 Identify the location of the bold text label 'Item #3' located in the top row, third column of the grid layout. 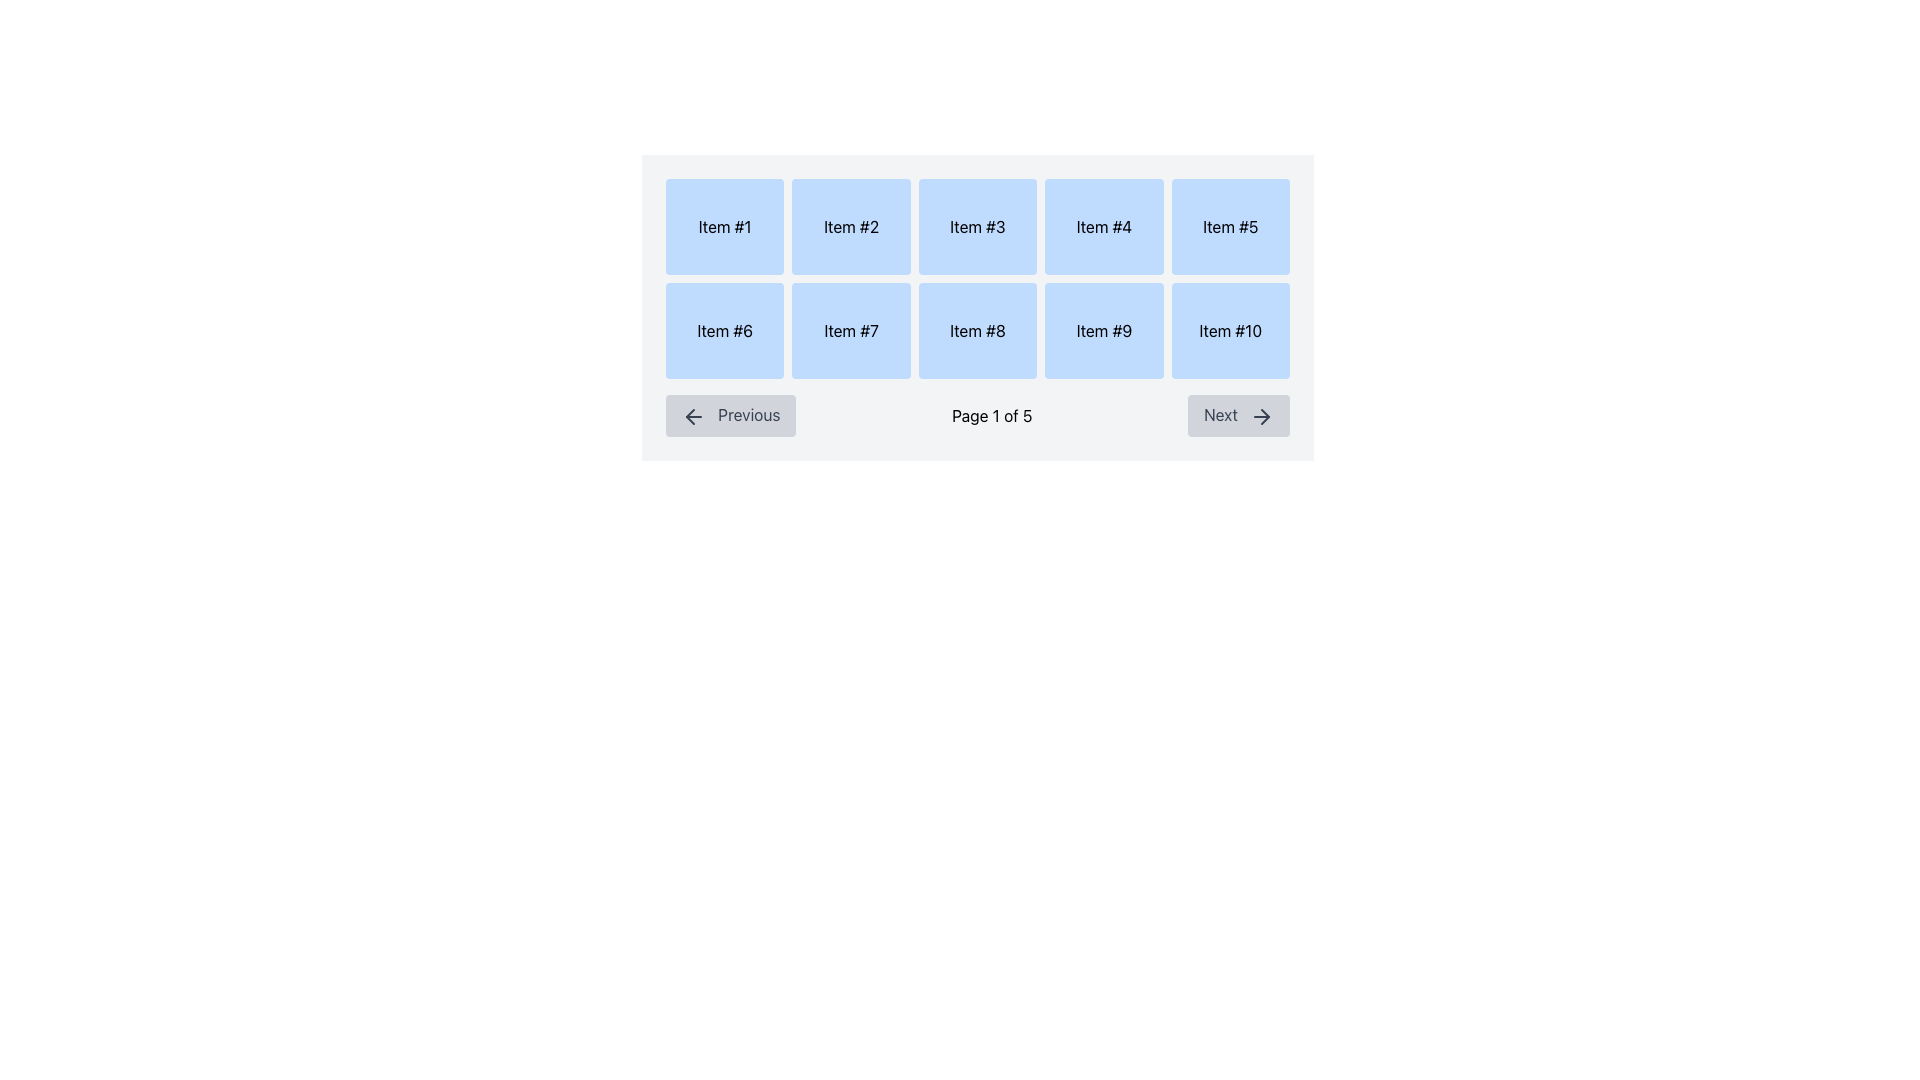
(978, 226).